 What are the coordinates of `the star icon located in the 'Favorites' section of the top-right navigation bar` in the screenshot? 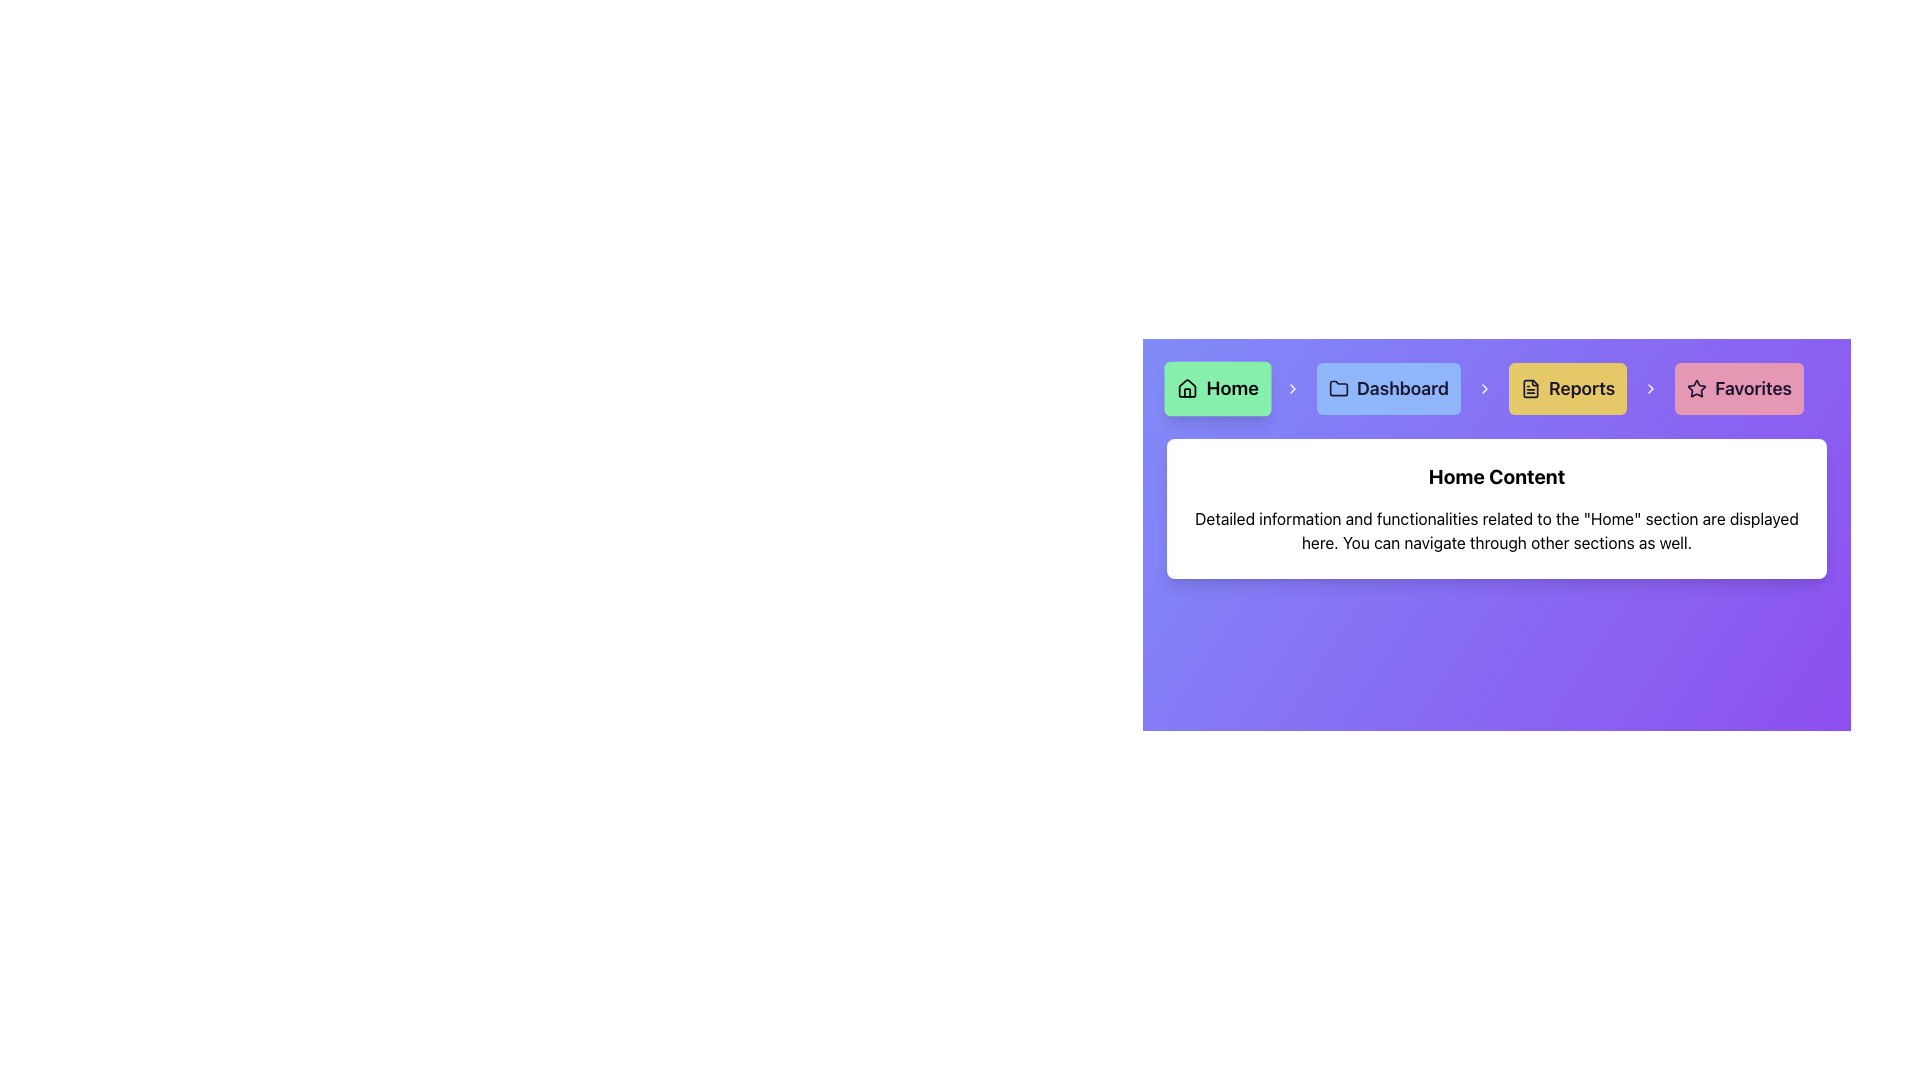 It's located at (1696, 388).